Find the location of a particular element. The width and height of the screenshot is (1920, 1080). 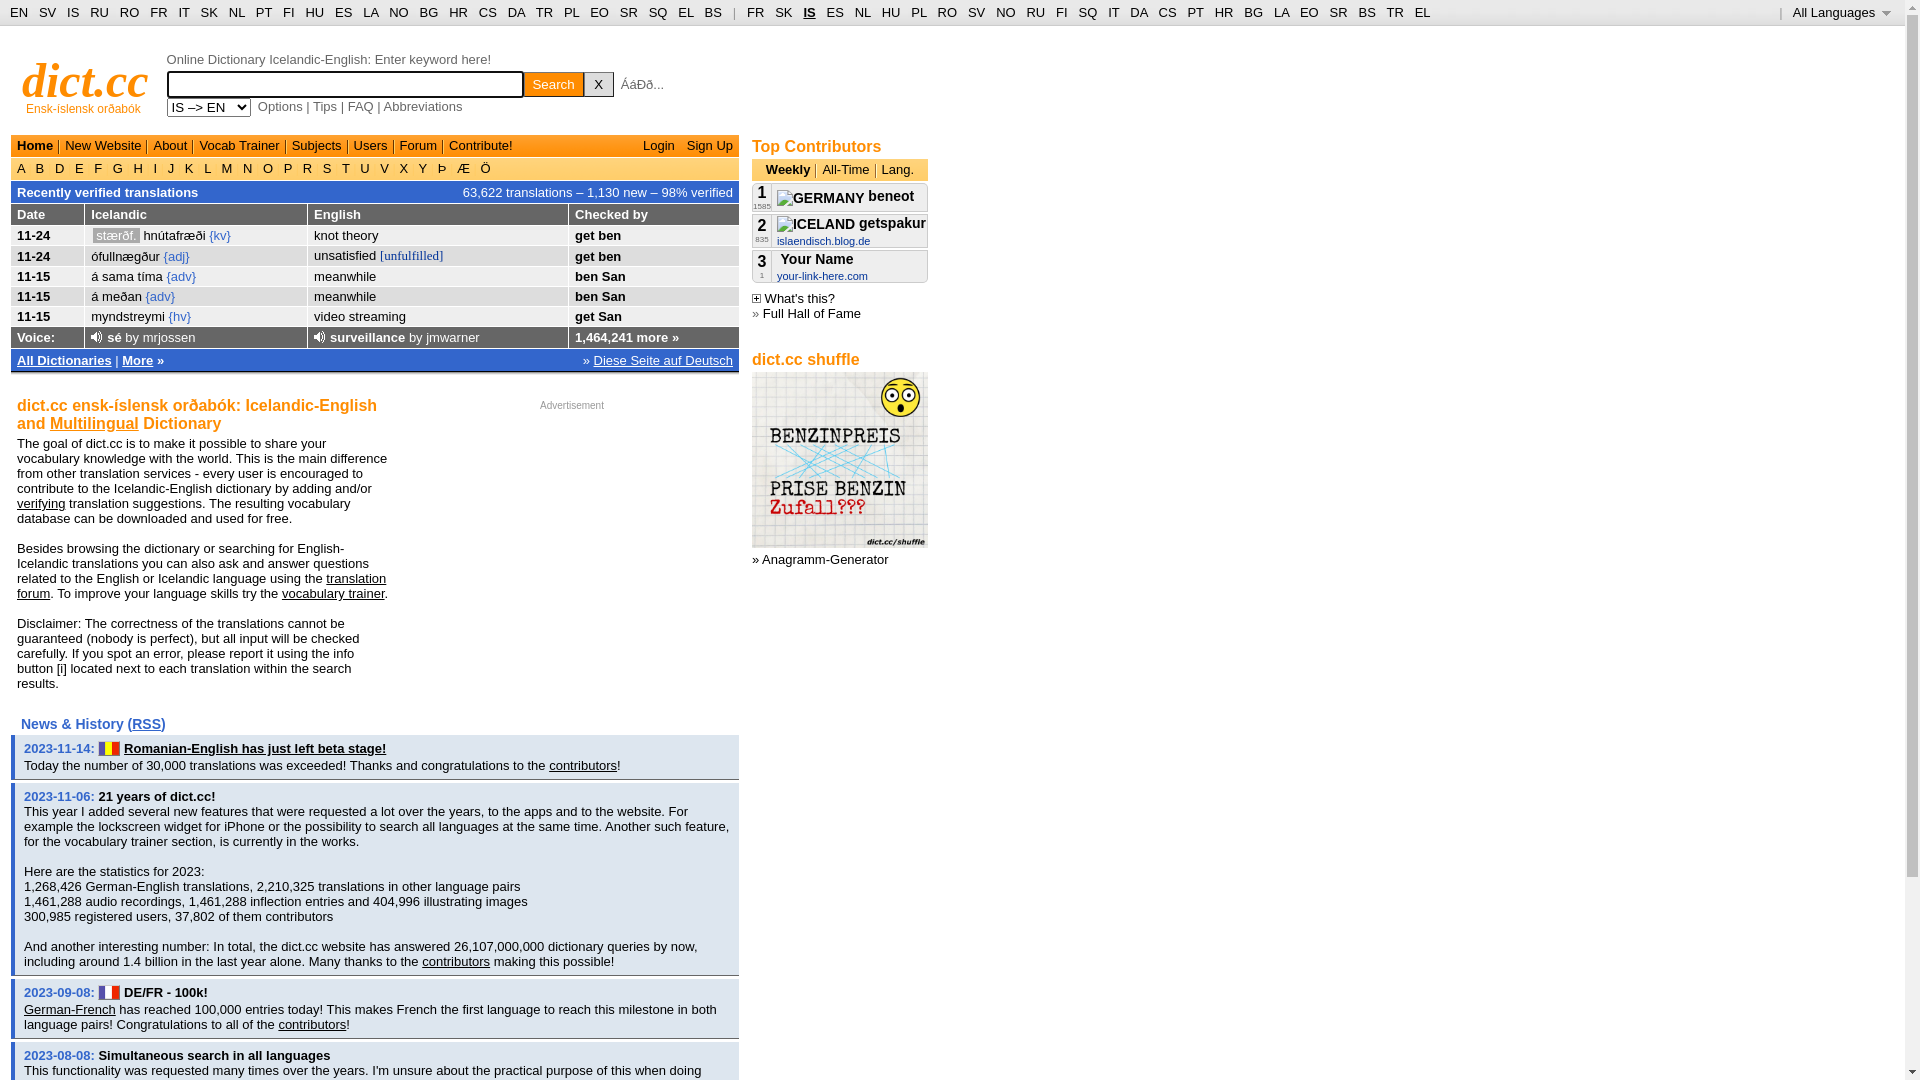

'J' is located at coordinates (171, 167).